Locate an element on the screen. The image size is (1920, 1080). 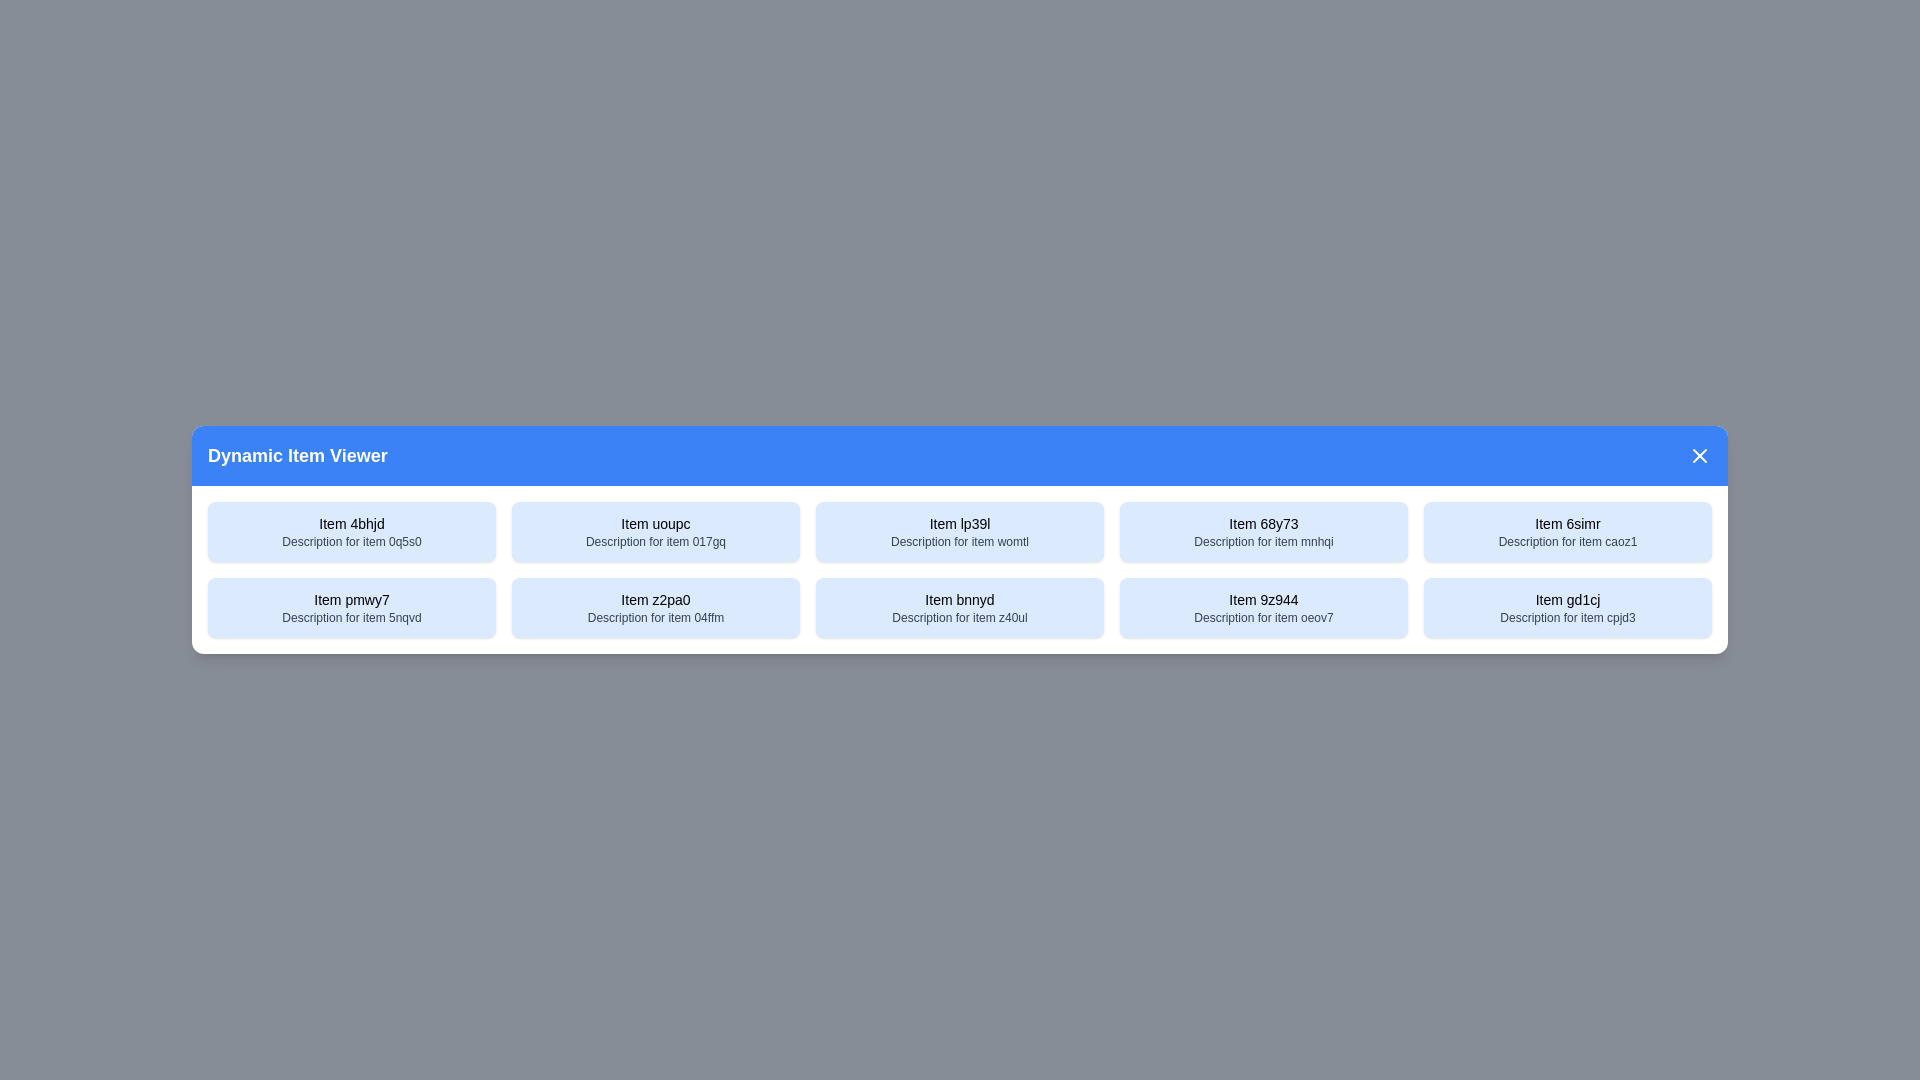
the item with title Item lp39l to select it is located at coordinates (960, 531).